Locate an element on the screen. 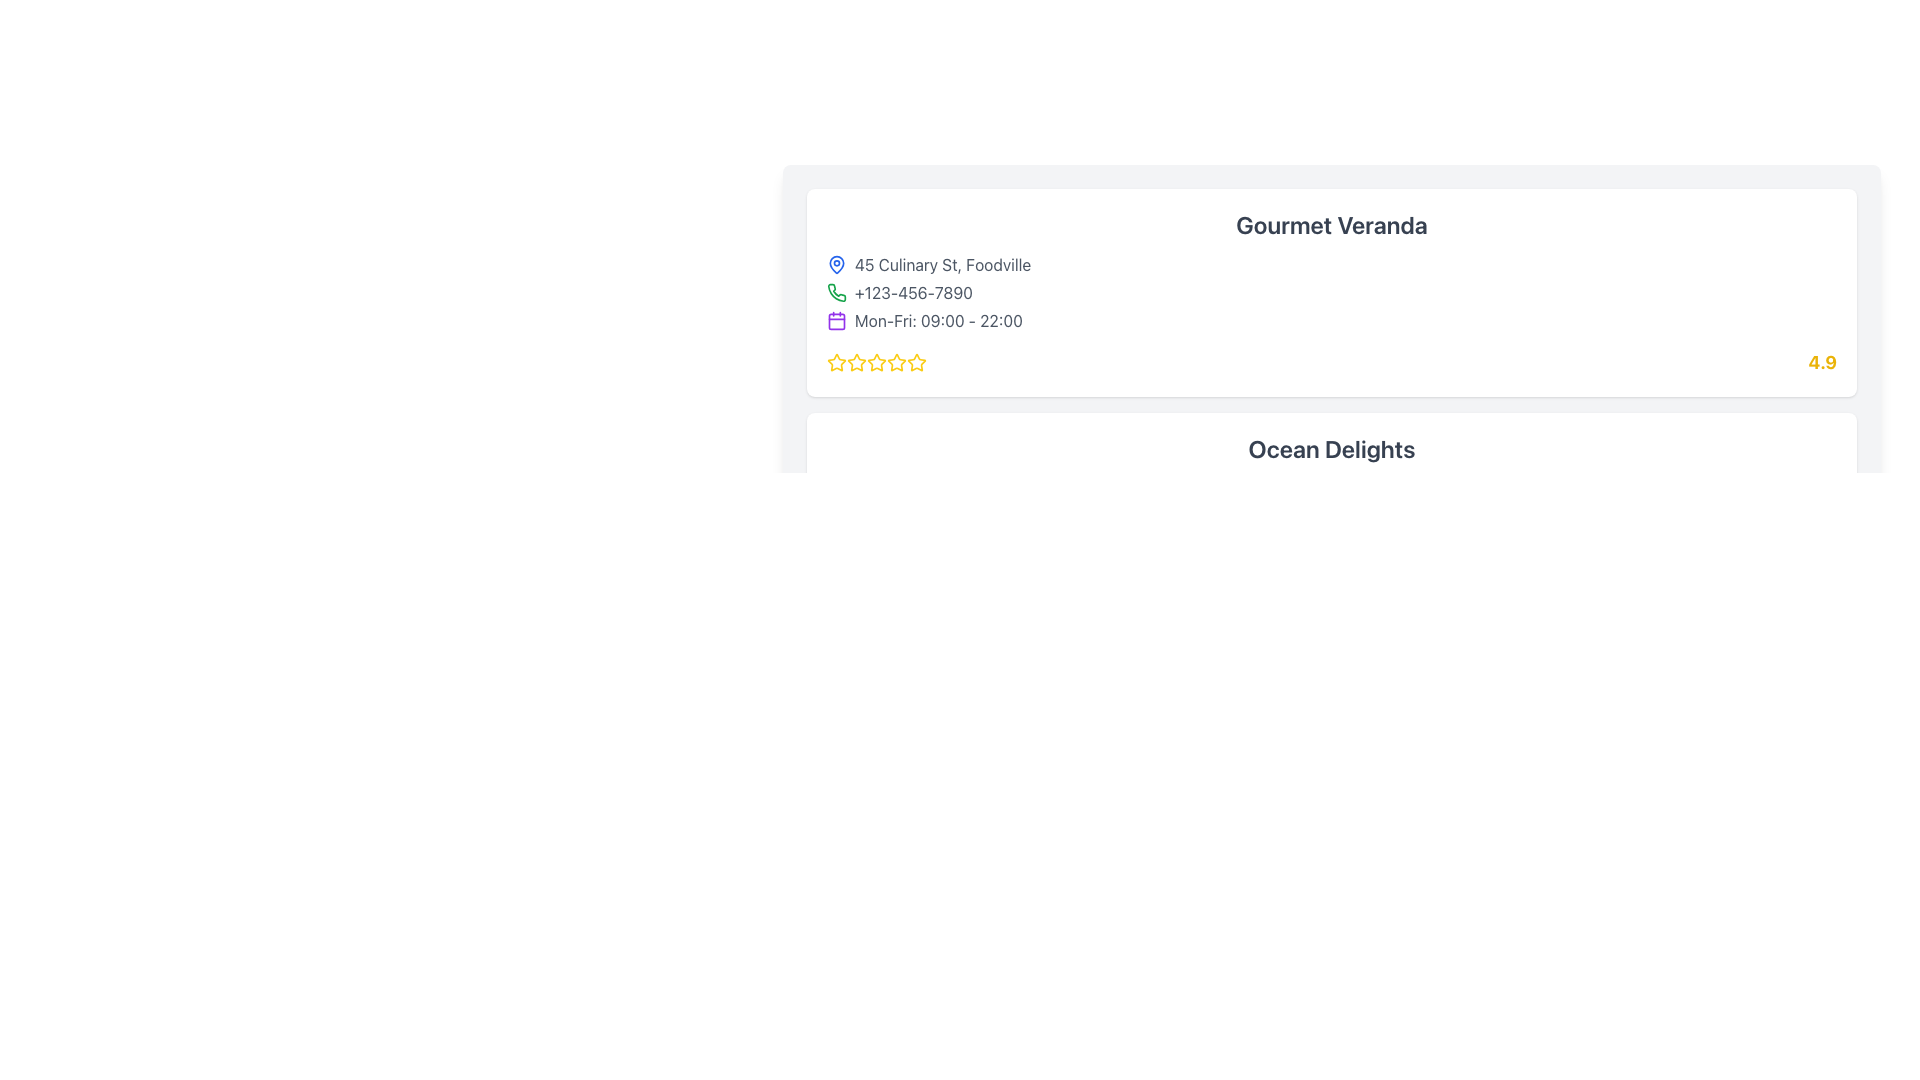  the Header Text displaying 'Gourmet Veranda', which is styled in a large, serif-like font and is located at the top of a light gray card is located at coordinates (1331, 224).